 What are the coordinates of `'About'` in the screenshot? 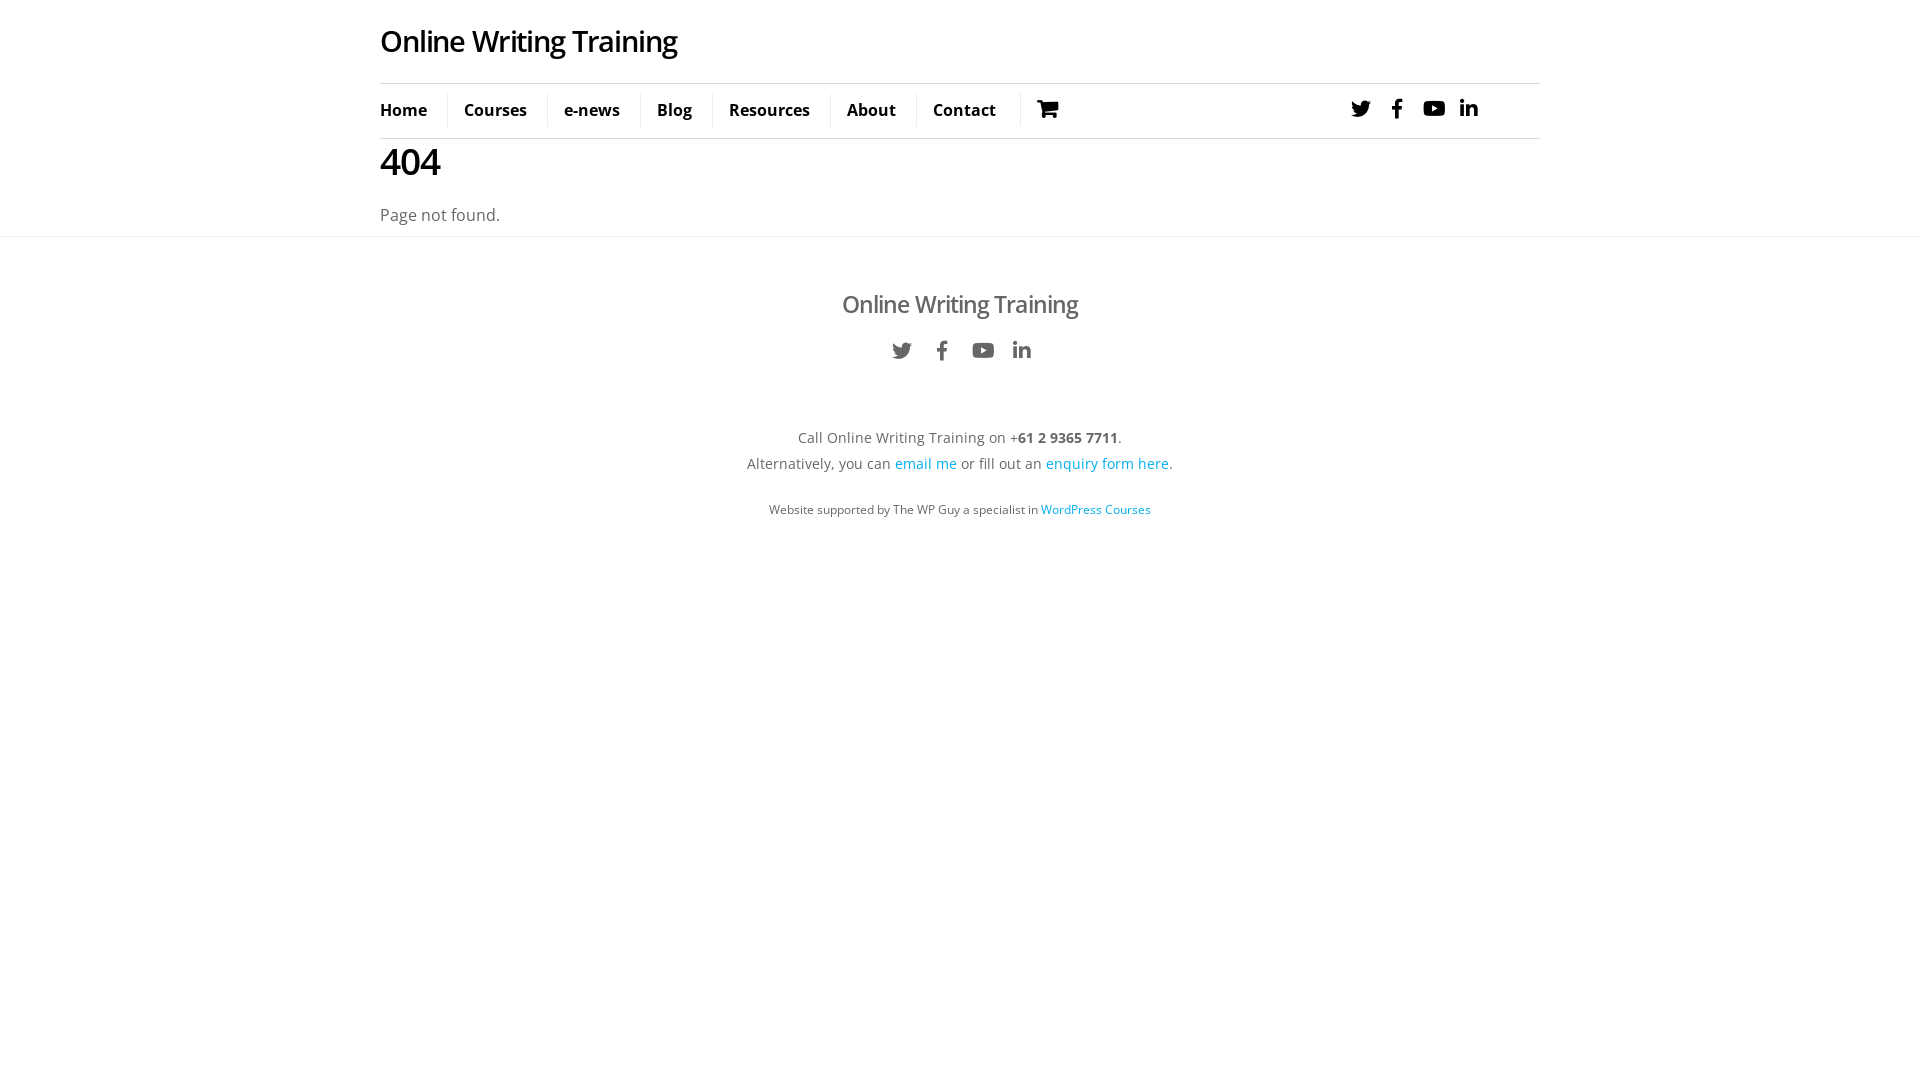 It's located at (830, 111).